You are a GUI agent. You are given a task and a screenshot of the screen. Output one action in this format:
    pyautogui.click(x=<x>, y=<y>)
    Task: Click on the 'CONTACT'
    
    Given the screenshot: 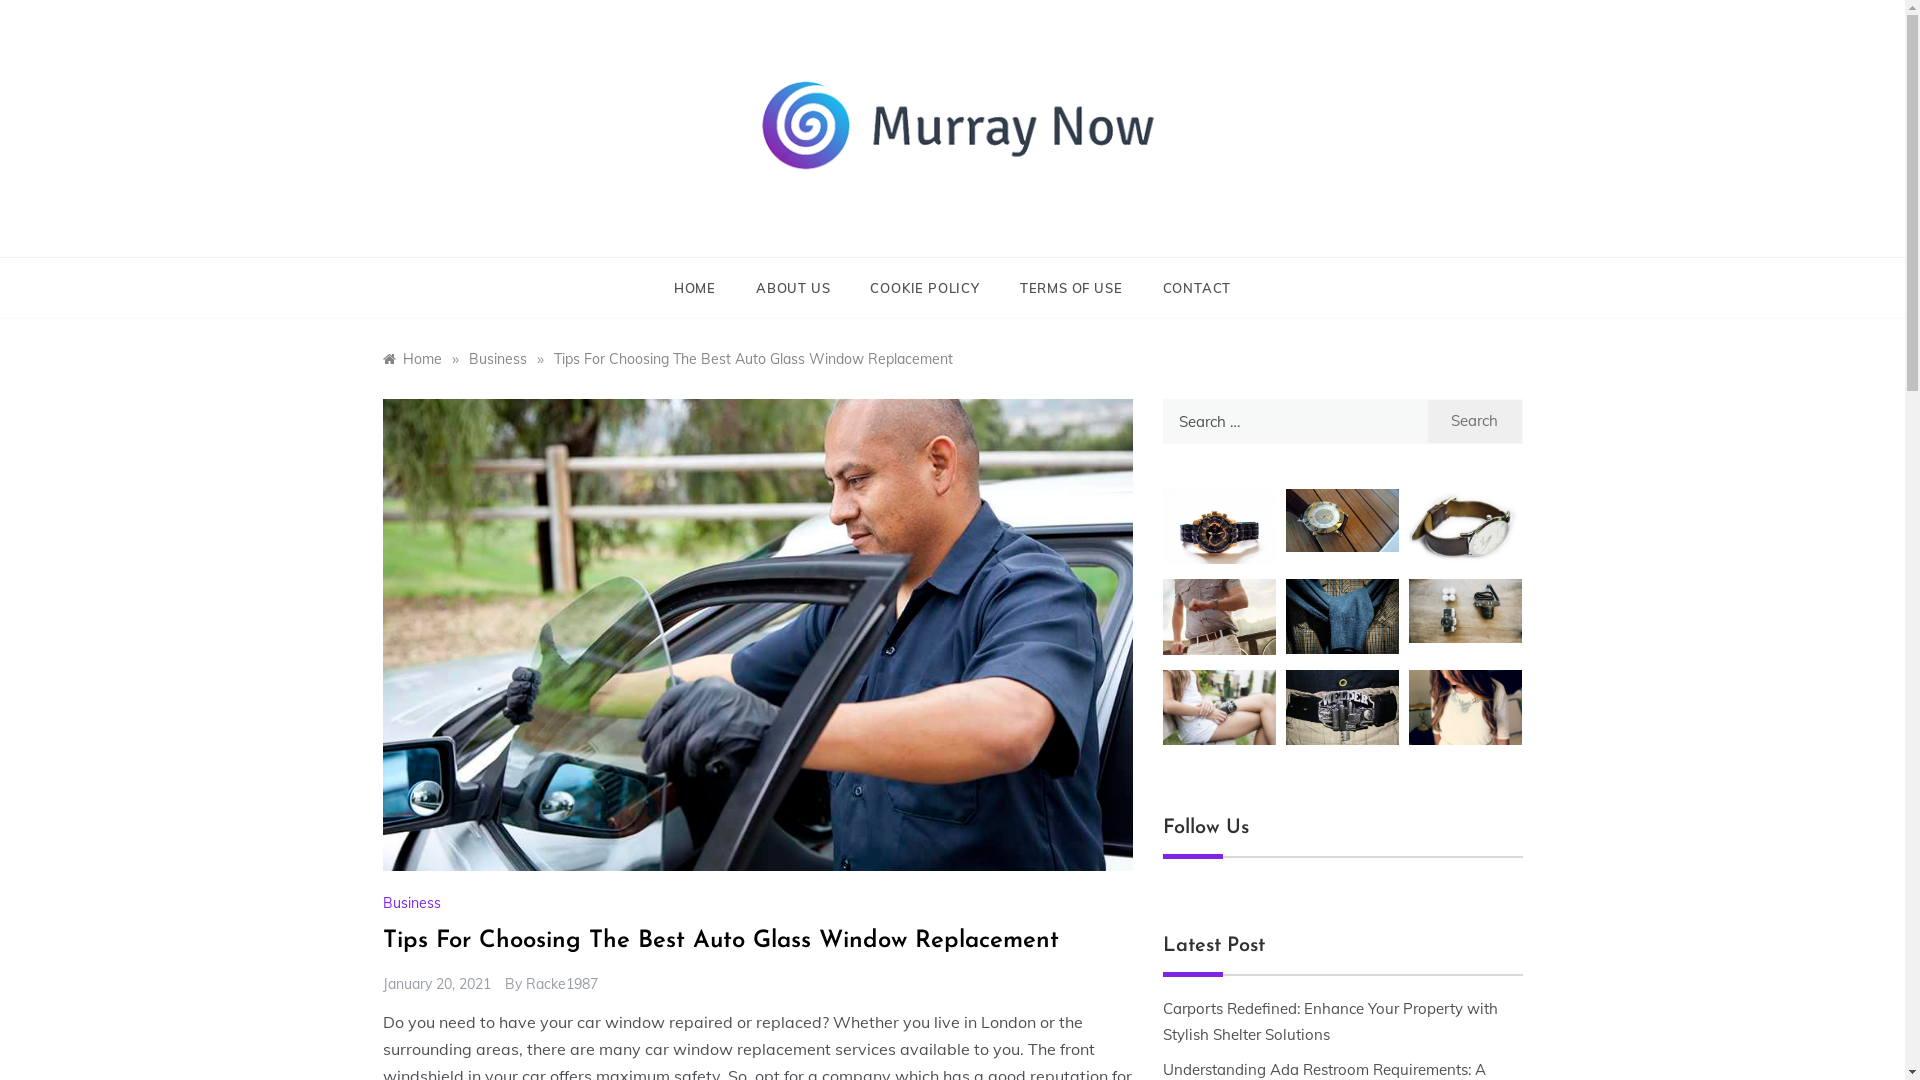 What is the action you would take?
    pyautogui.click(x=1142, y=288)
    